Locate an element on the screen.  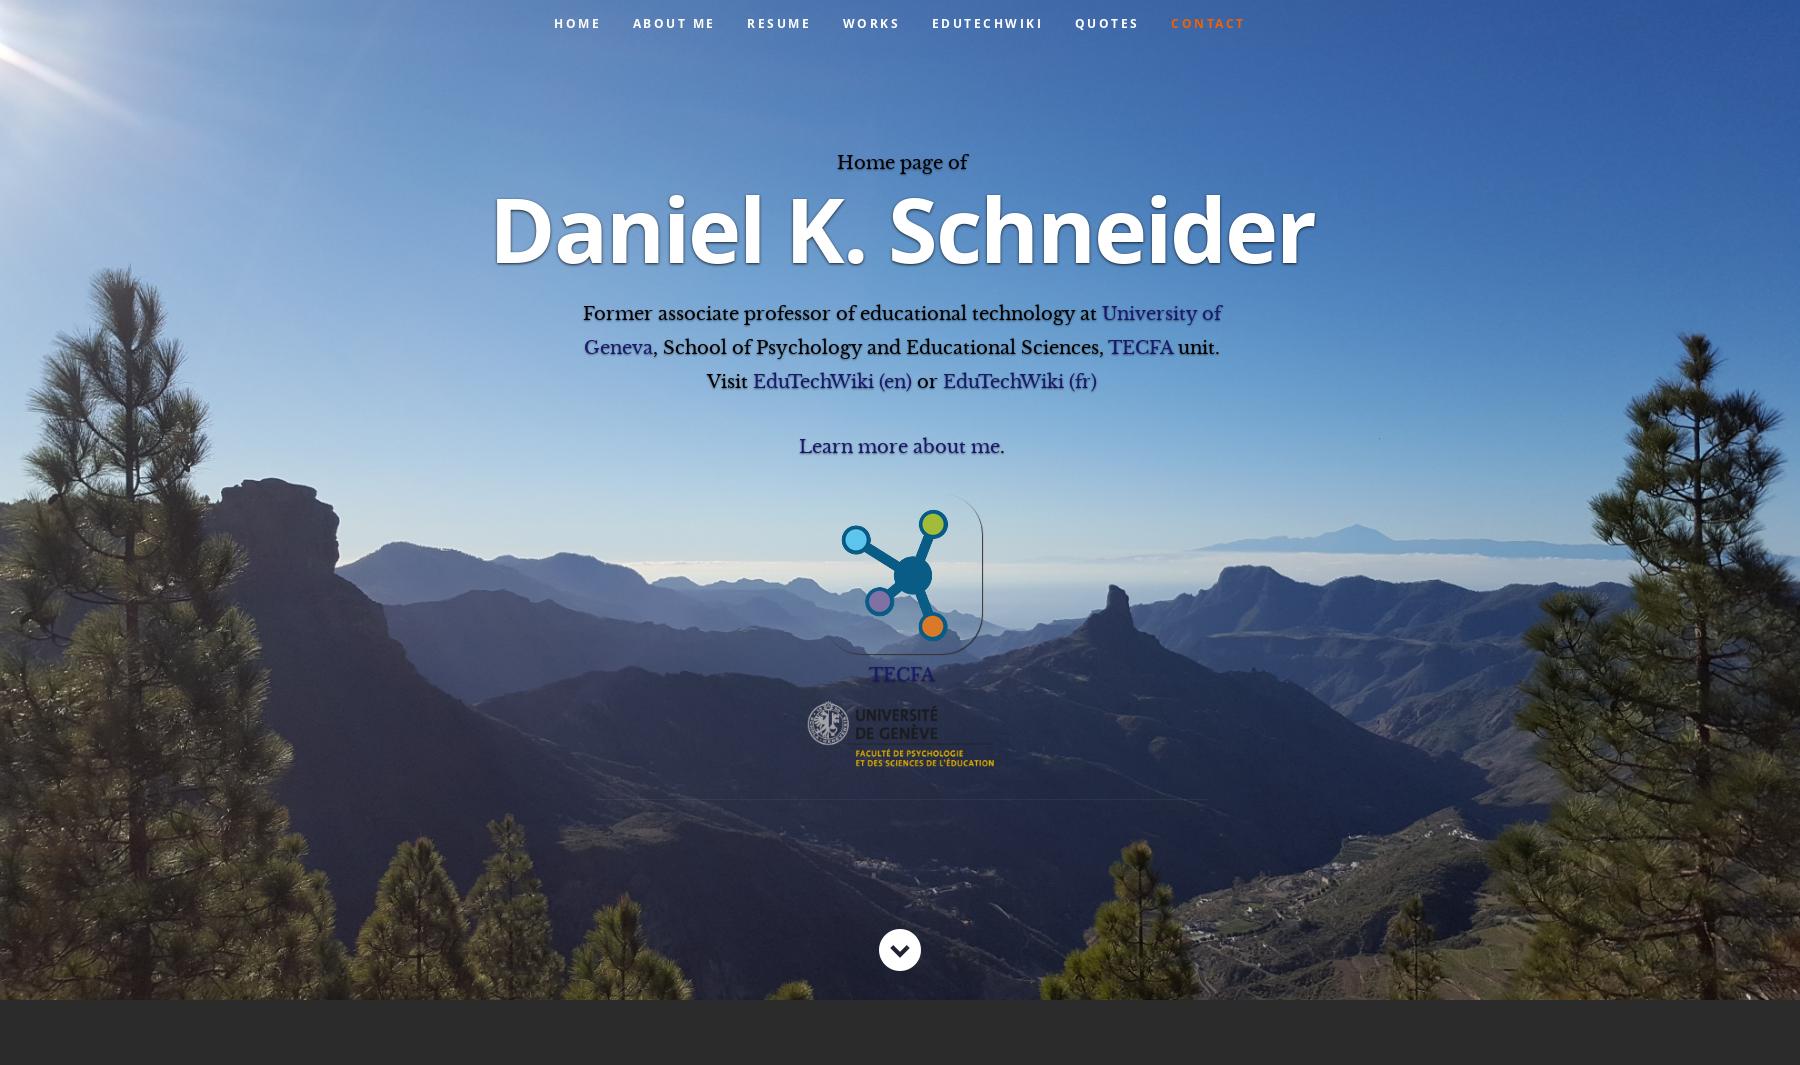
'Contact' is located at coordinates (1206, 22).